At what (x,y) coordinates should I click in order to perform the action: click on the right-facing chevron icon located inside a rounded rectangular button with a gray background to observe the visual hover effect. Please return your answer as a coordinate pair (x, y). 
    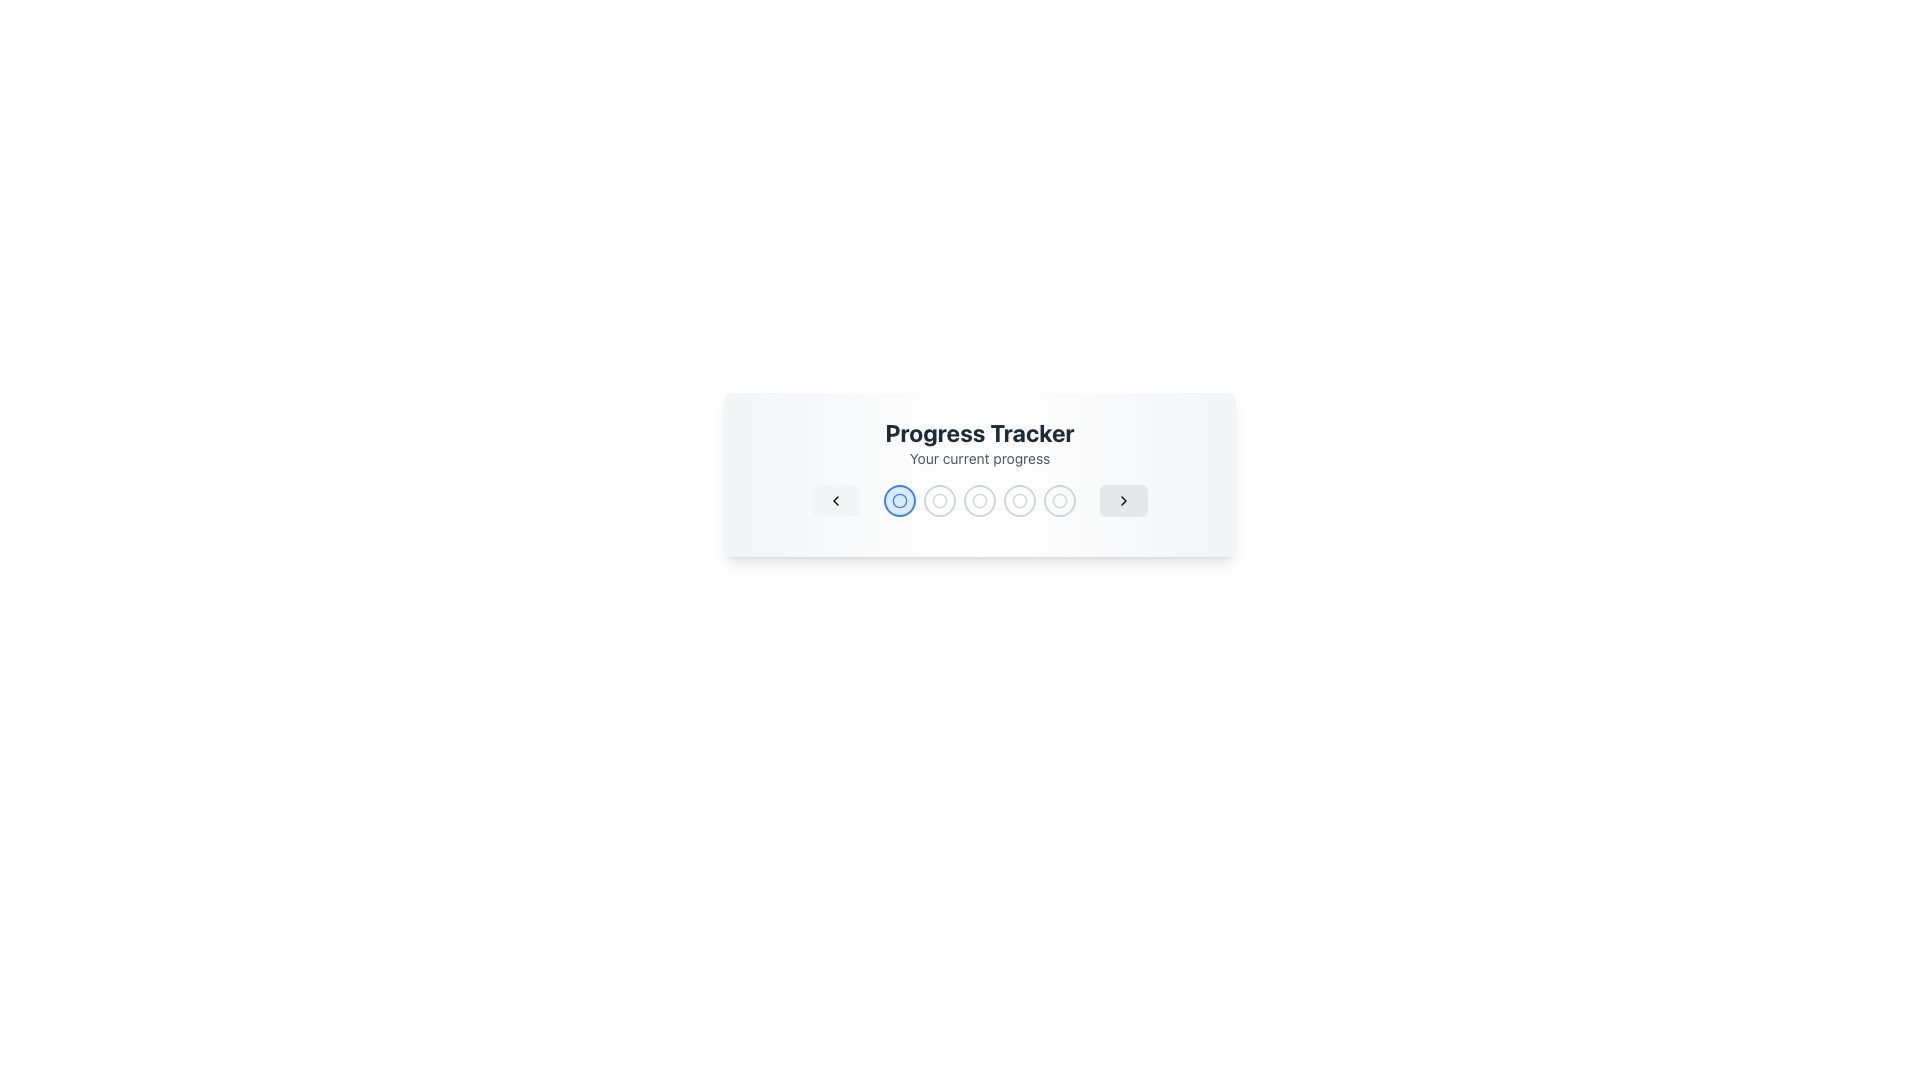
    Looking at the image, I should click on (1123, 500).